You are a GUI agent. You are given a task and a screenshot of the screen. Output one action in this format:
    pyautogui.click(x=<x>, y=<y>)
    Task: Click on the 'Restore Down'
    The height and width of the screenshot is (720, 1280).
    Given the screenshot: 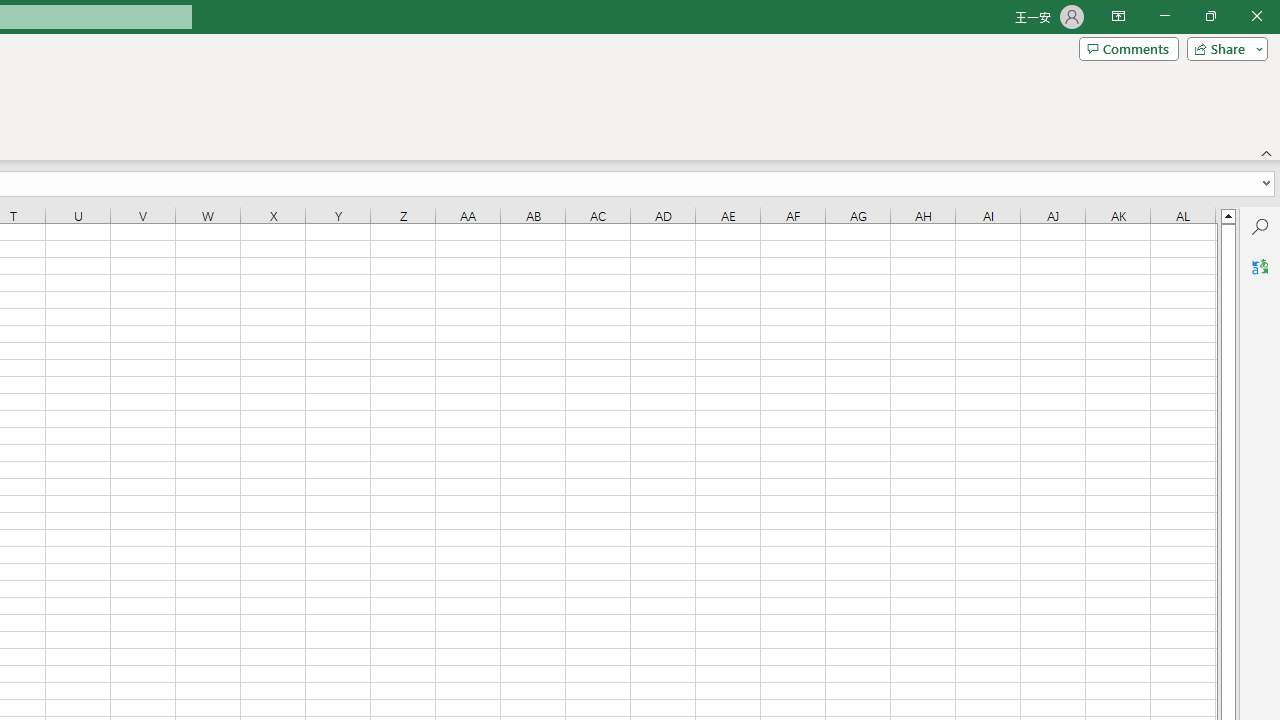 What is the action you would take?
    pyautogui.click(x=1209, y=16)
    